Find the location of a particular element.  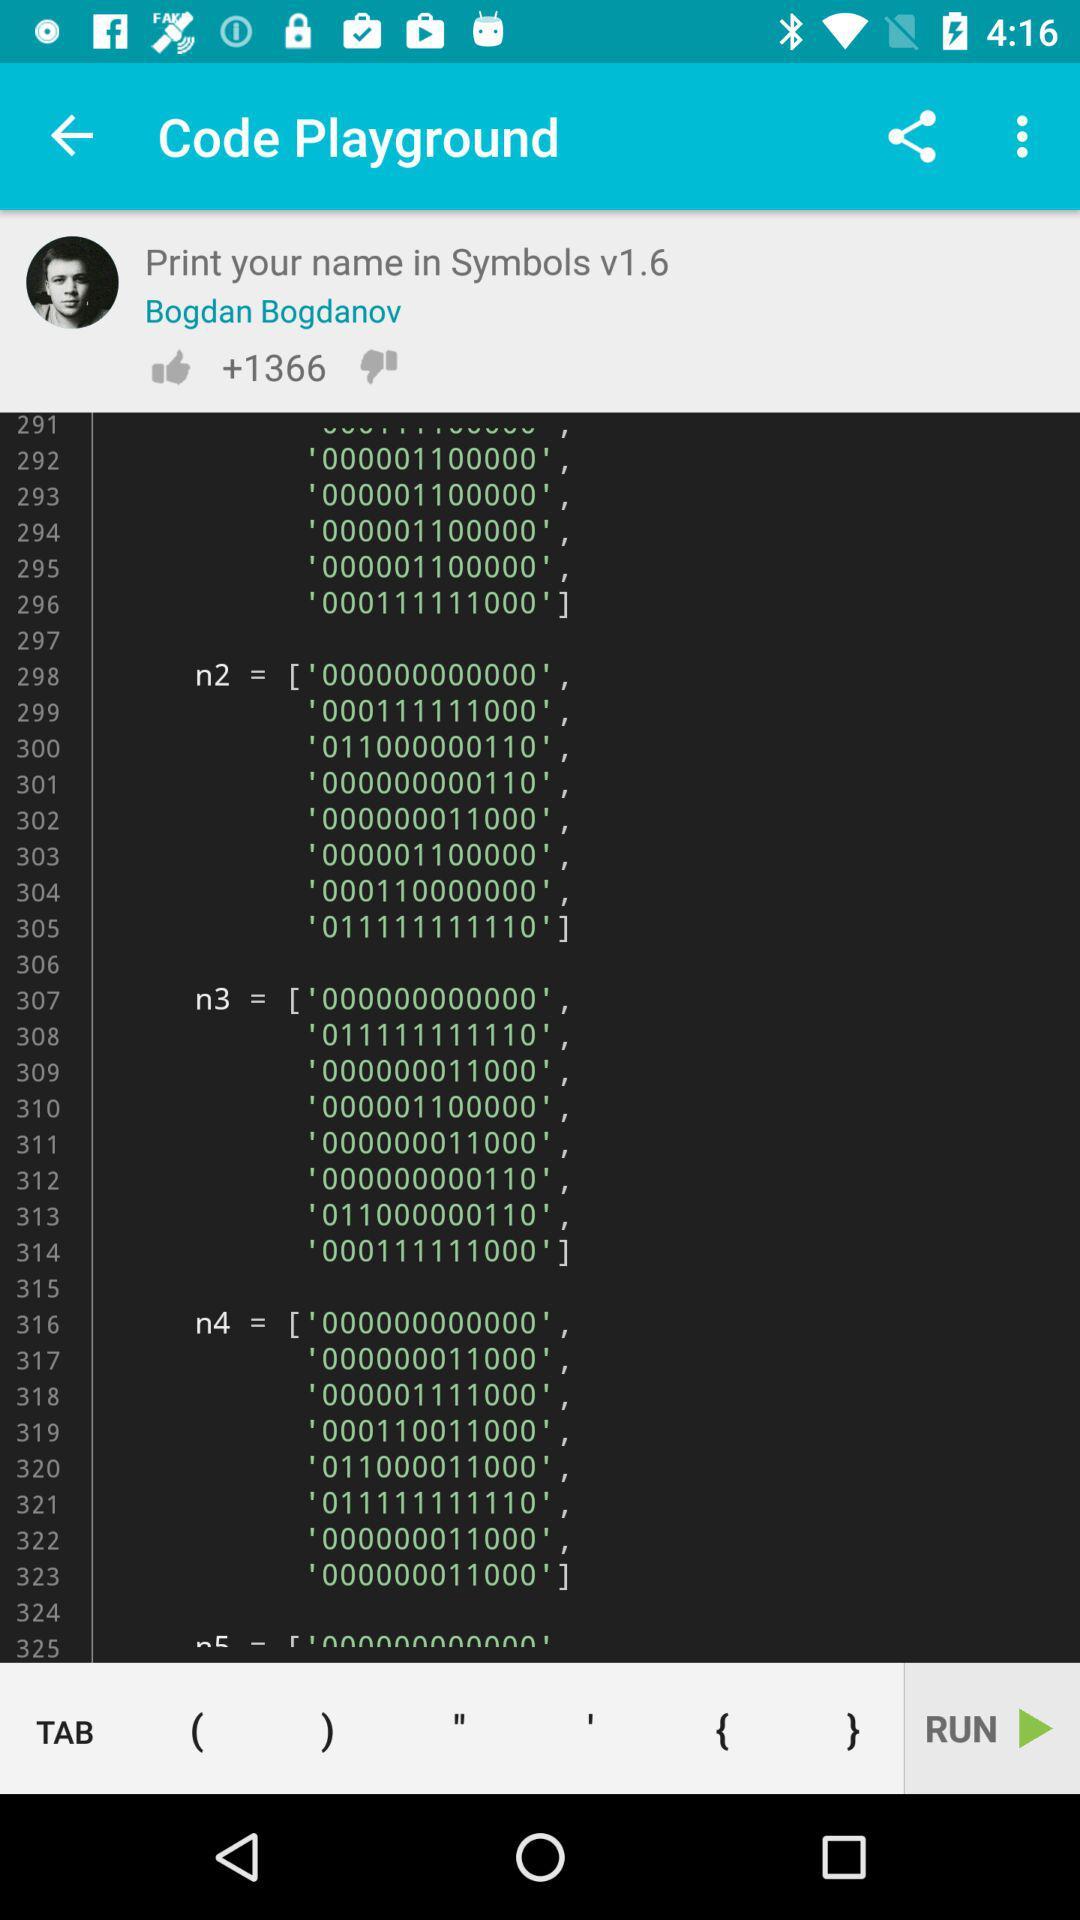

right open bracket is located at coordinates (327, 1727).